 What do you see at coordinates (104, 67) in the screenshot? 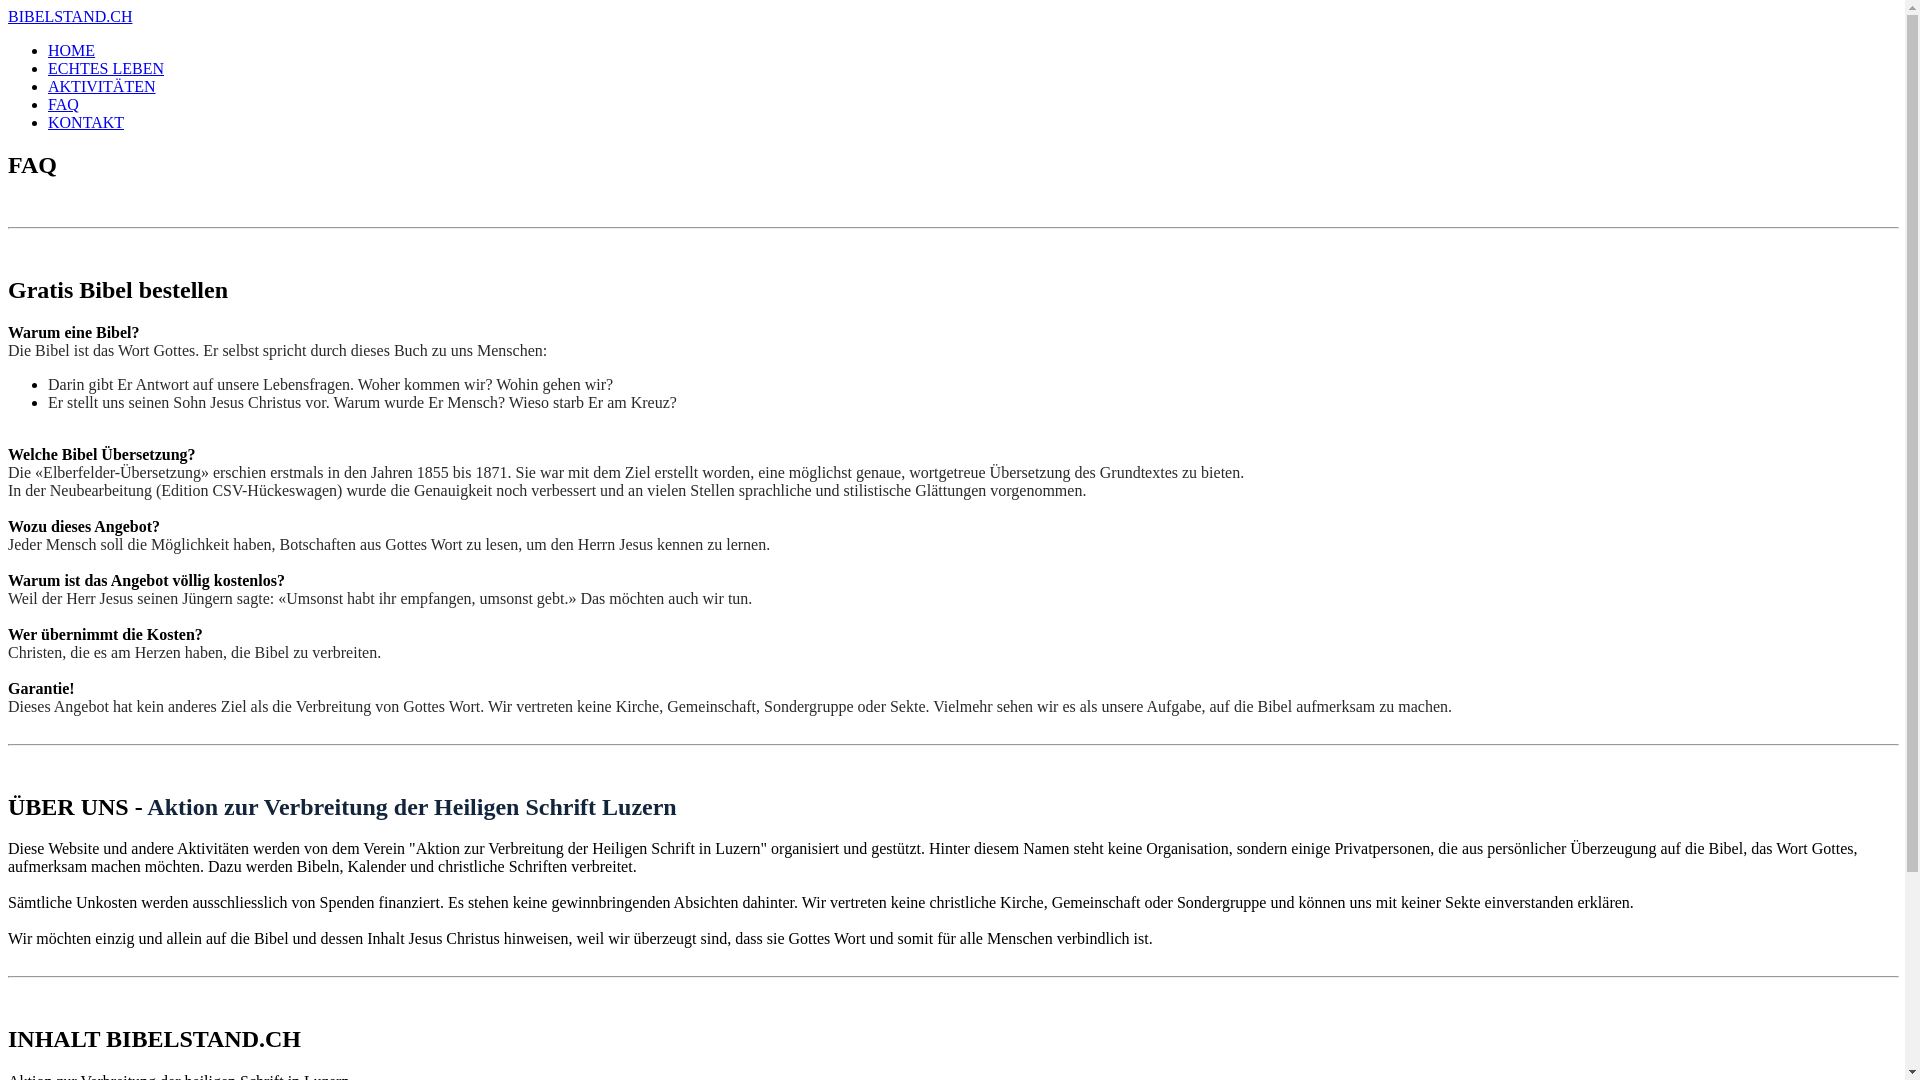
I see `'ECHTES LEBEN'` at bounding box center [104, 67].